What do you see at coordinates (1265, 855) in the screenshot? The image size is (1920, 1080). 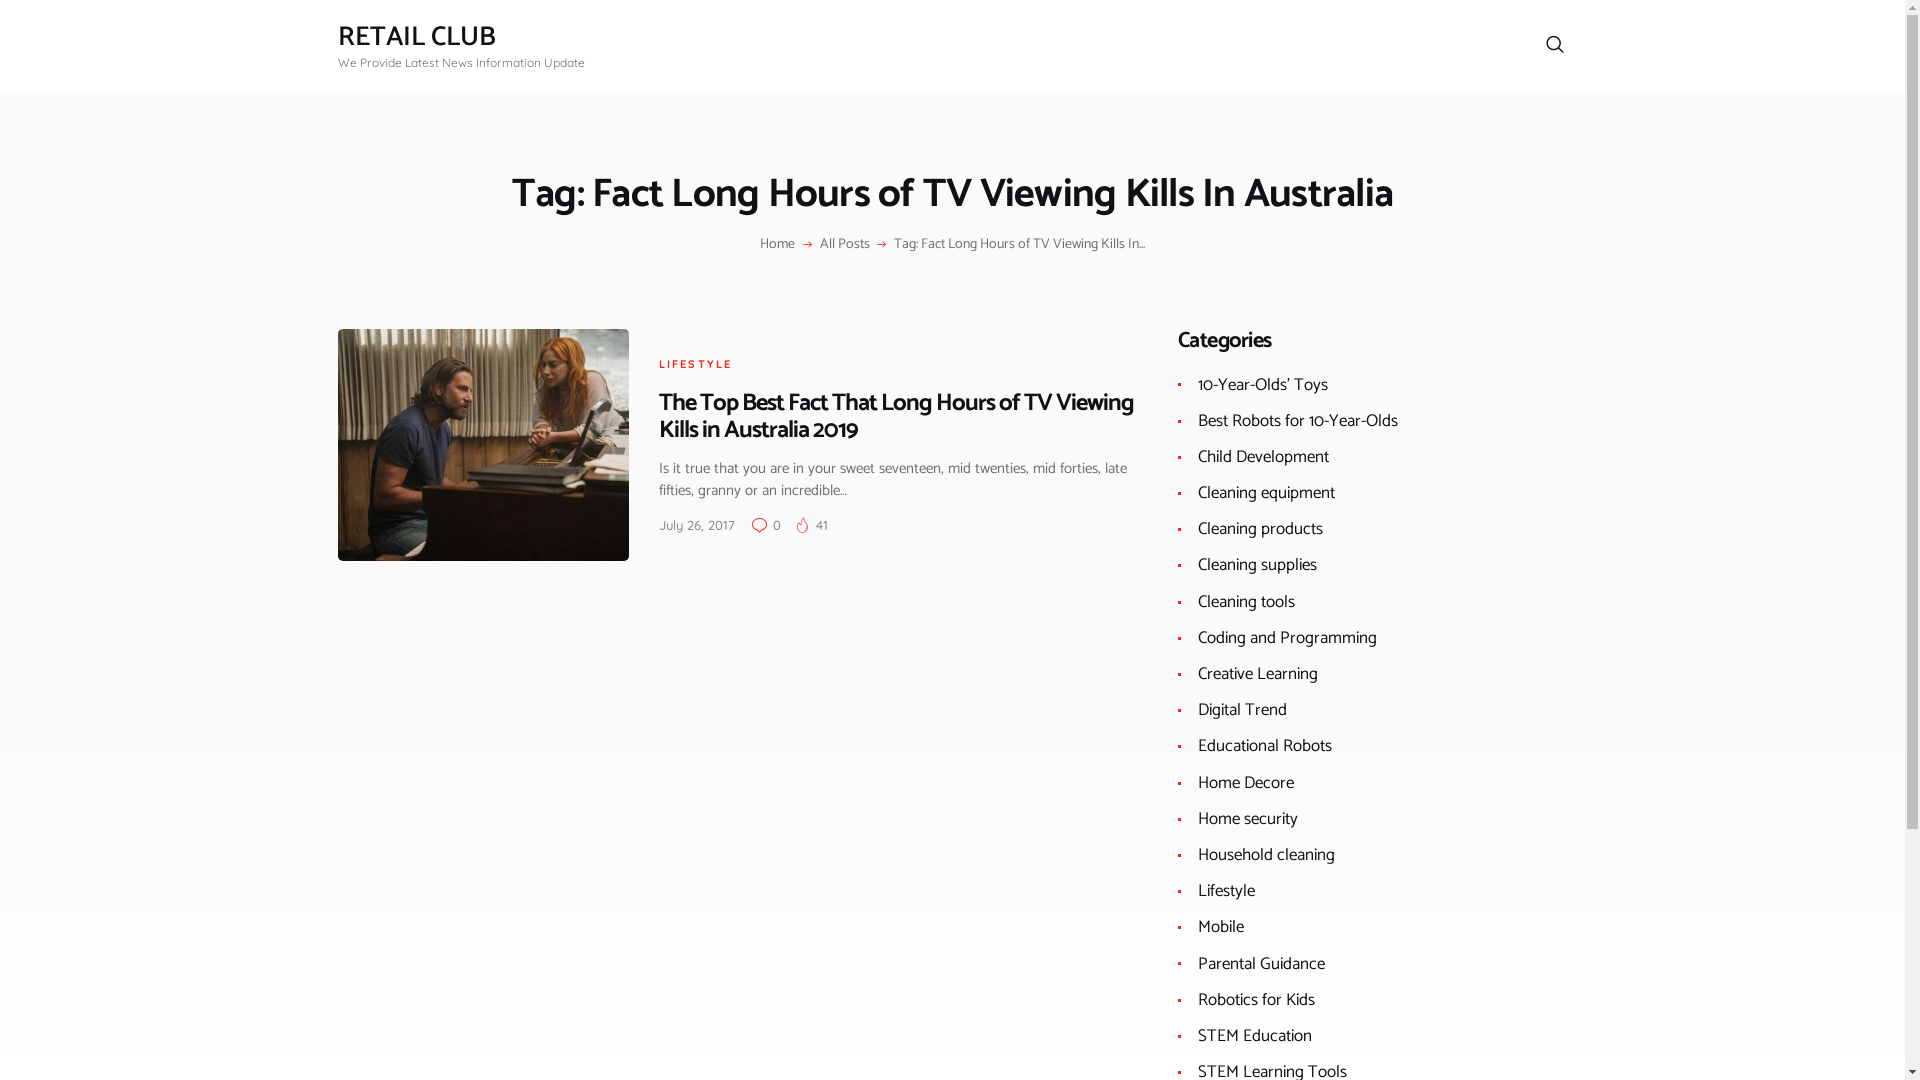 I see `'Household cleaning'` at bounding box center [1265, 855].